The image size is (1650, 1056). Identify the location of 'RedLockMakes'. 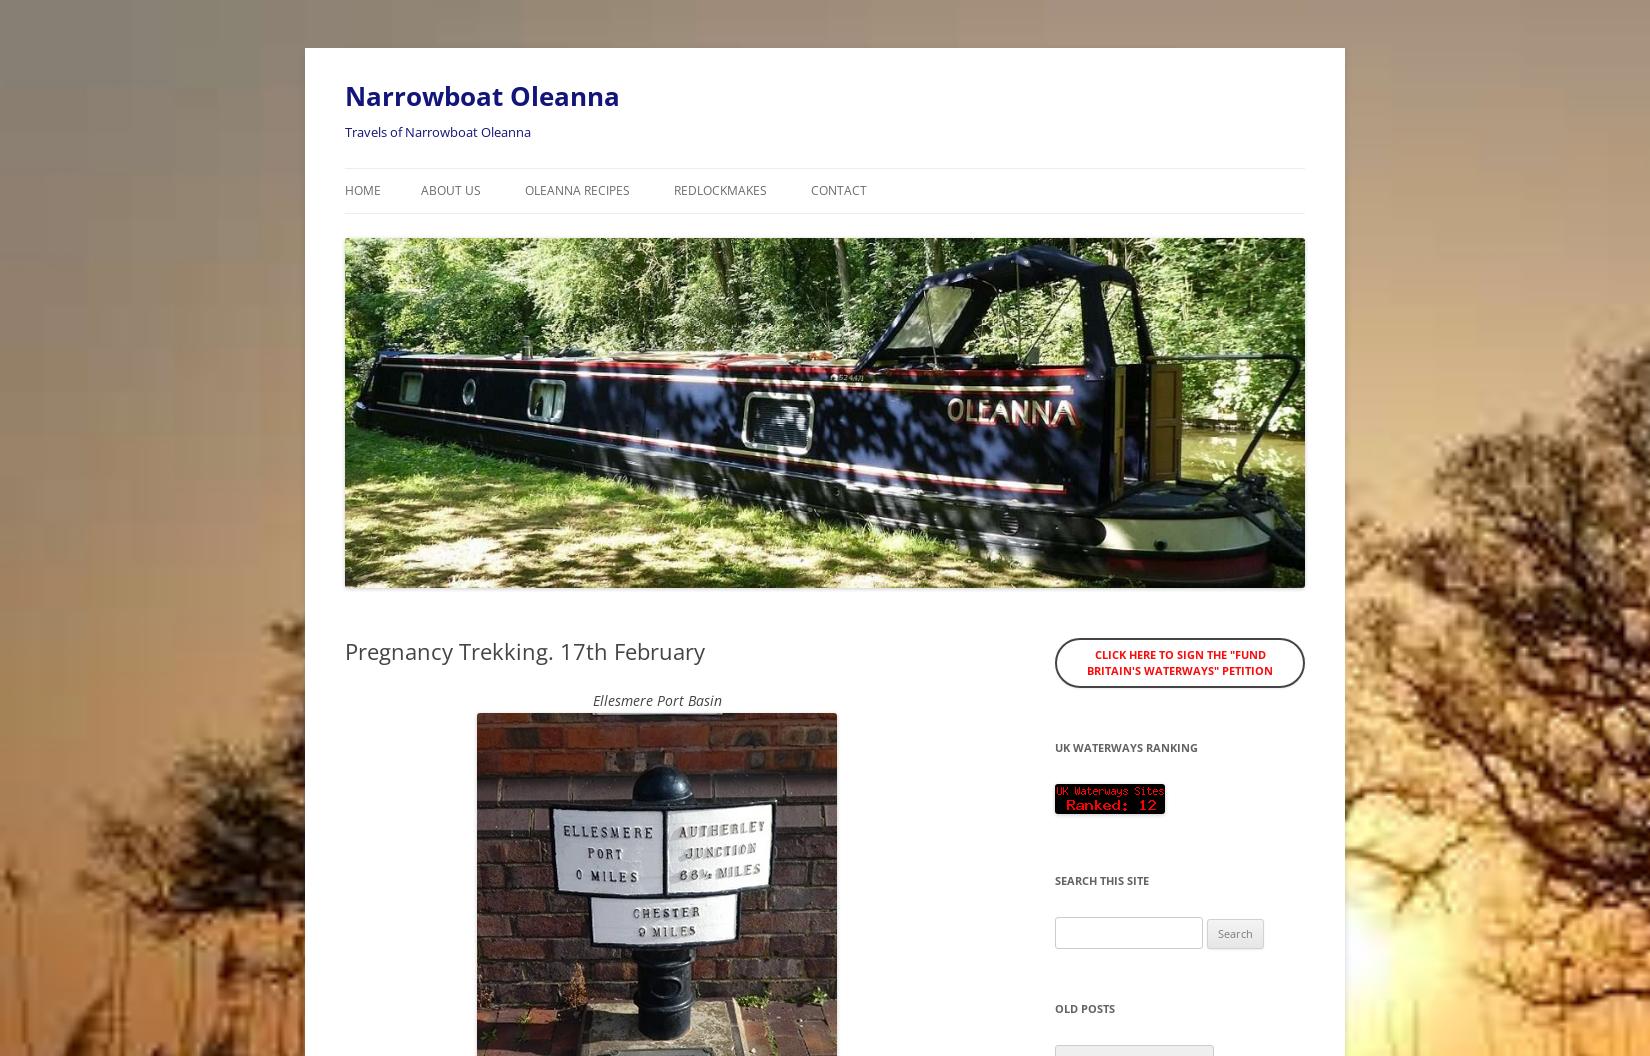
(673, 190).